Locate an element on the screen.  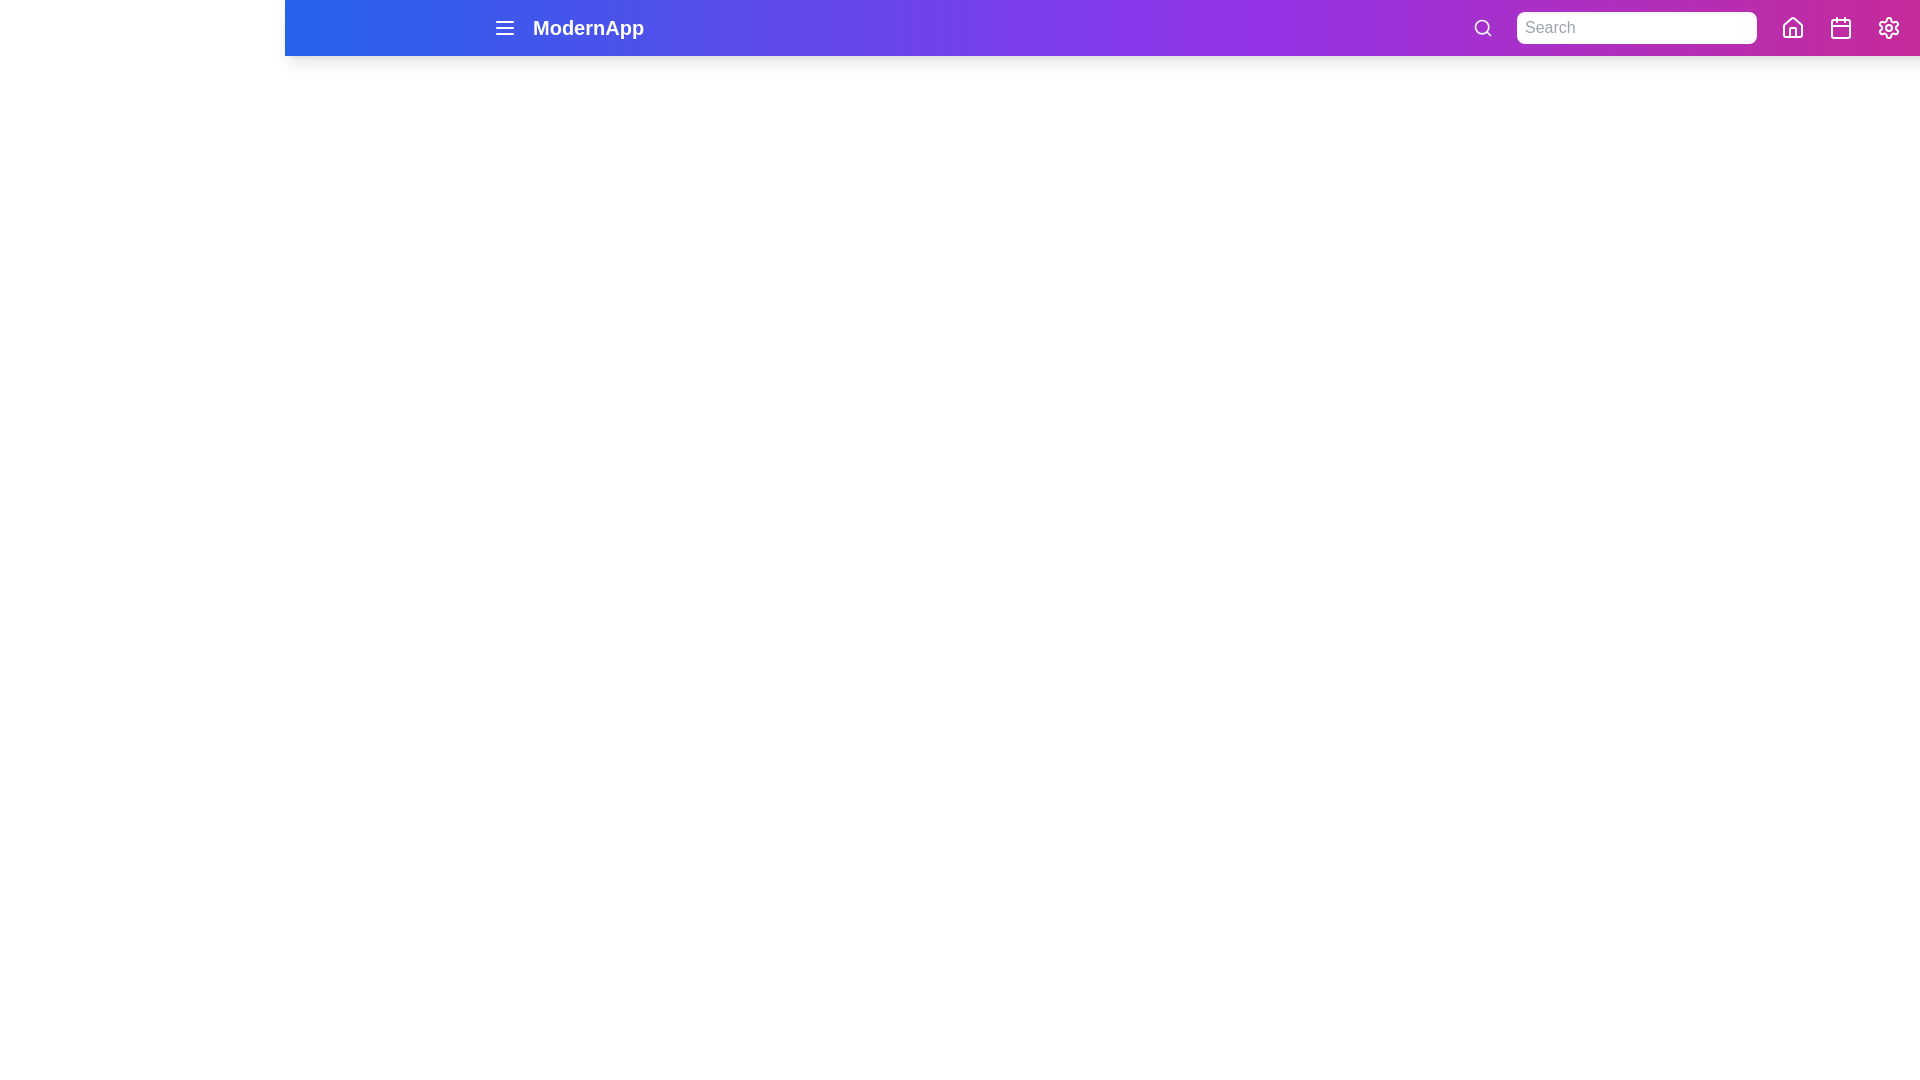
the hamburger menu icon, which is a small icon with three horizontal lines located to the left of the 'ModernApp' text in the top navigation bar, to observe a style change is located at coordinates (504, 27).